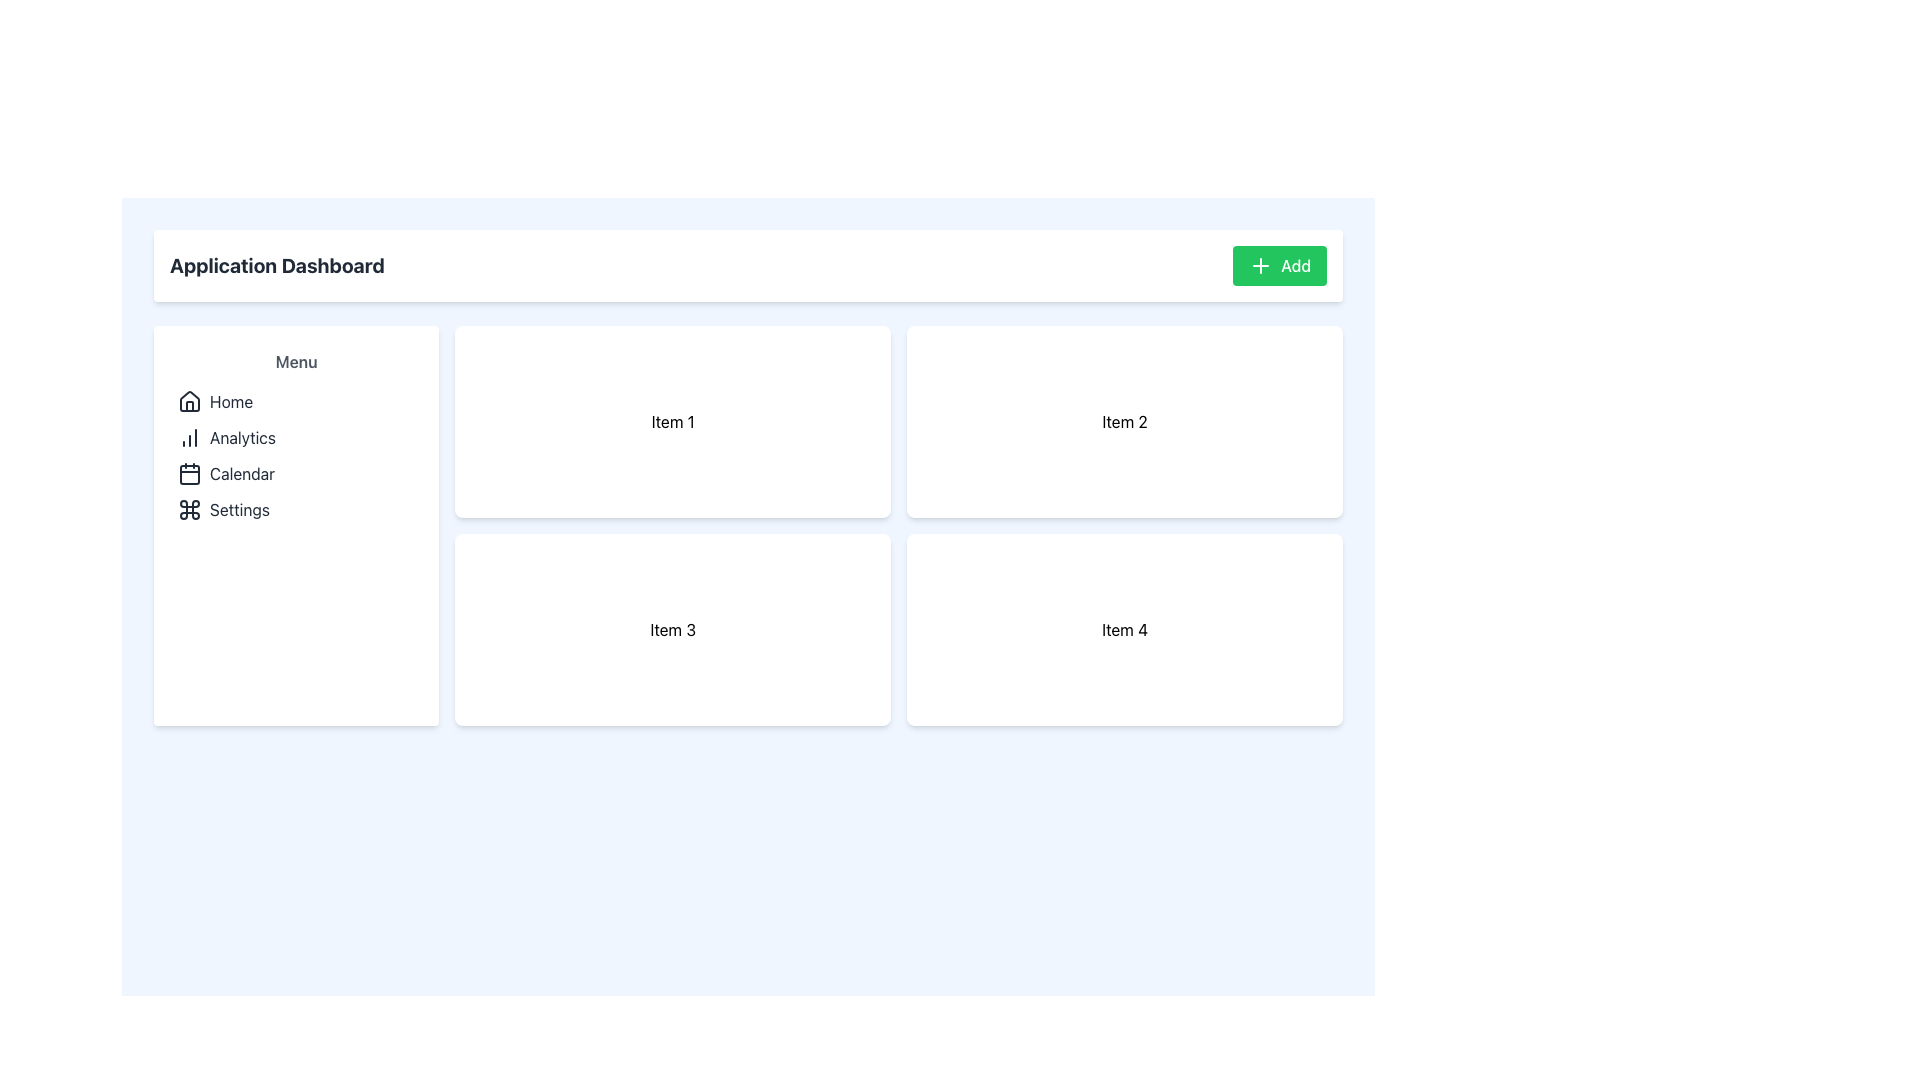 This screenshot has width=1920, height=1080. Describe the element at coordinates (673, 628) in the screenshot. I see `the card labeled 'Item 3' which is a rectangular card with a white background located in the bottom-left quadrant of a 2x2 grid of cards` at that location.